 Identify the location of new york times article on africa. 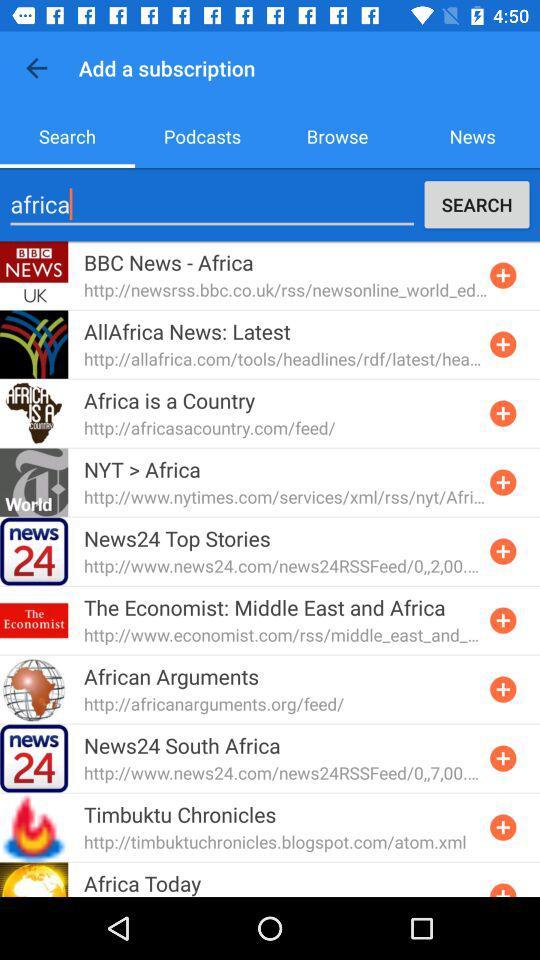
(502, 481).